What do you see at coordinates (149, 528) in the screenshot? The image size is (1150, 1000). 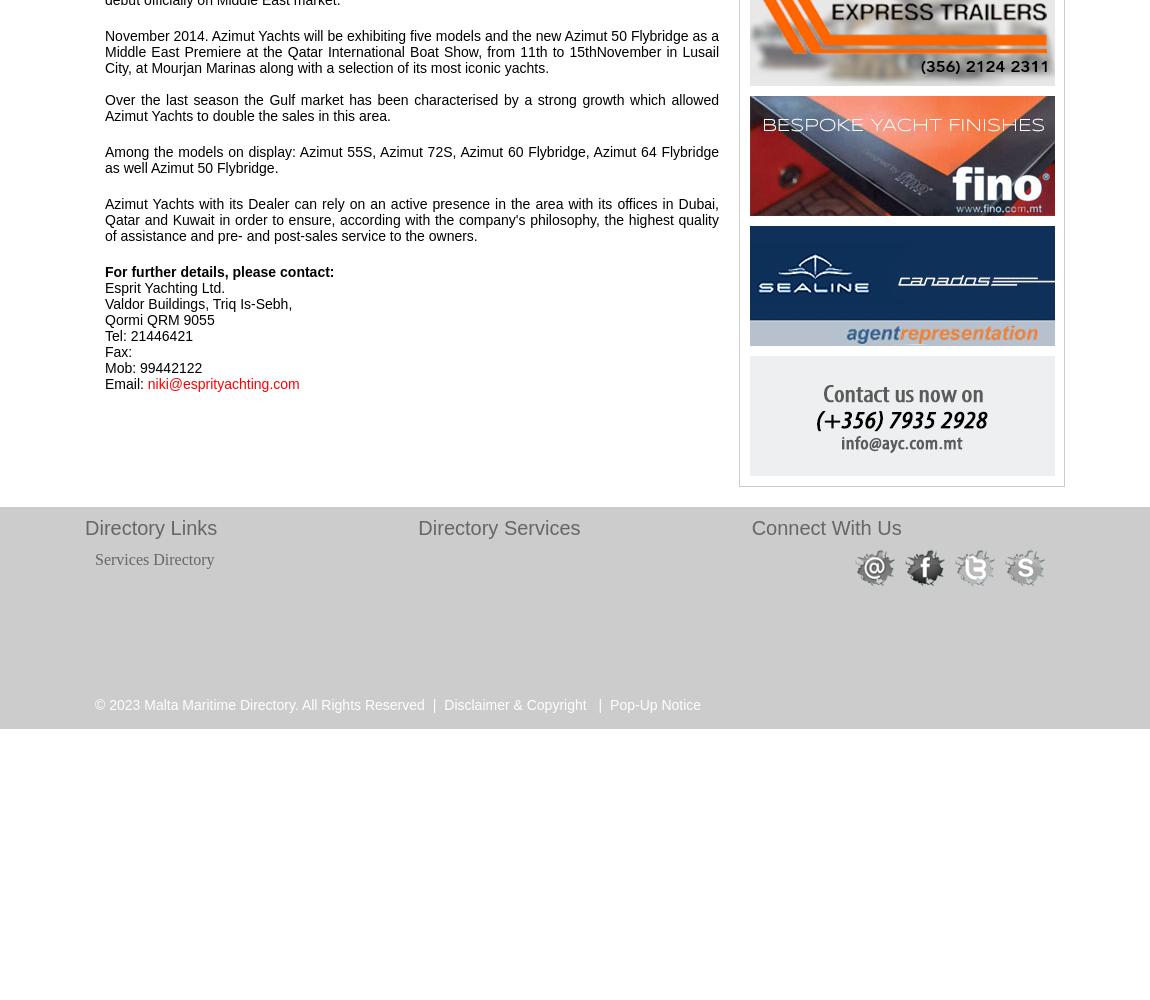 I see `'Directory Links'` at bounding box center [149, 528].